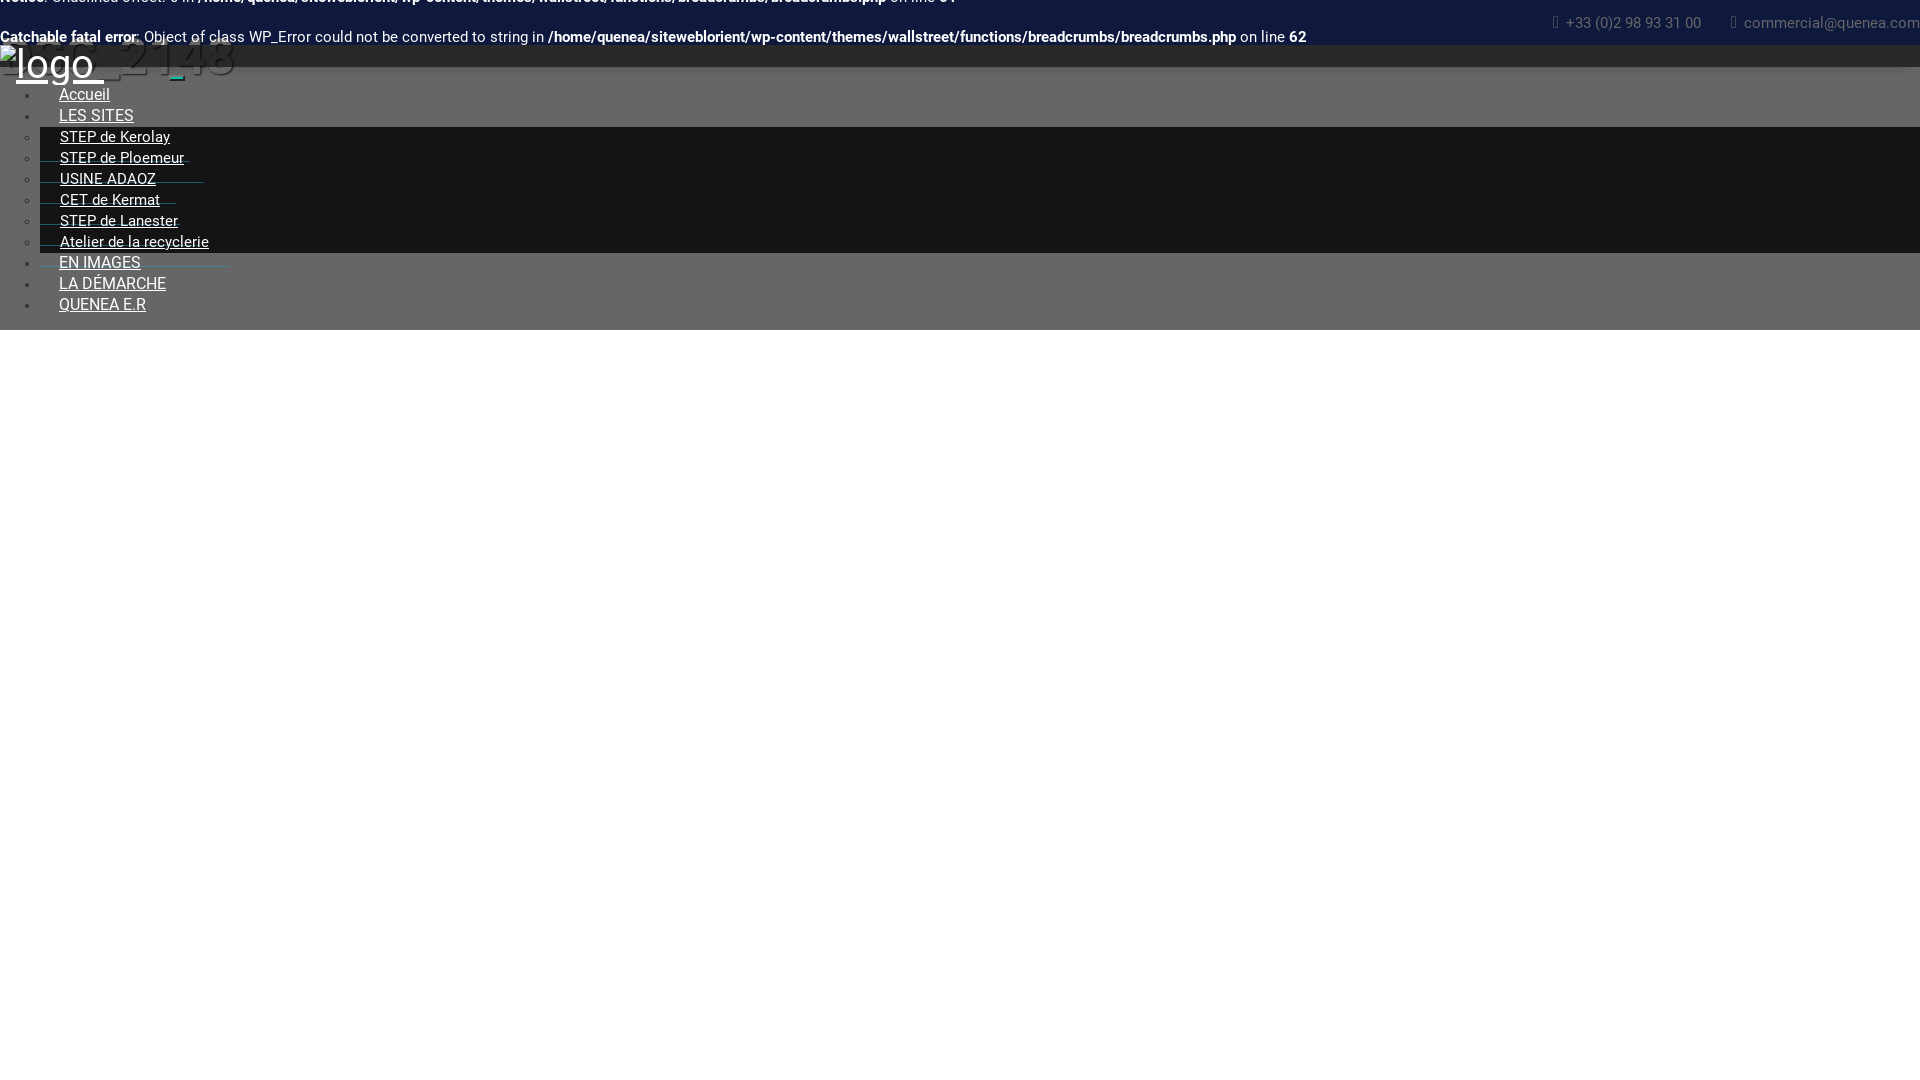  I want to click on 'CET de Kermat', so click(109, 200).